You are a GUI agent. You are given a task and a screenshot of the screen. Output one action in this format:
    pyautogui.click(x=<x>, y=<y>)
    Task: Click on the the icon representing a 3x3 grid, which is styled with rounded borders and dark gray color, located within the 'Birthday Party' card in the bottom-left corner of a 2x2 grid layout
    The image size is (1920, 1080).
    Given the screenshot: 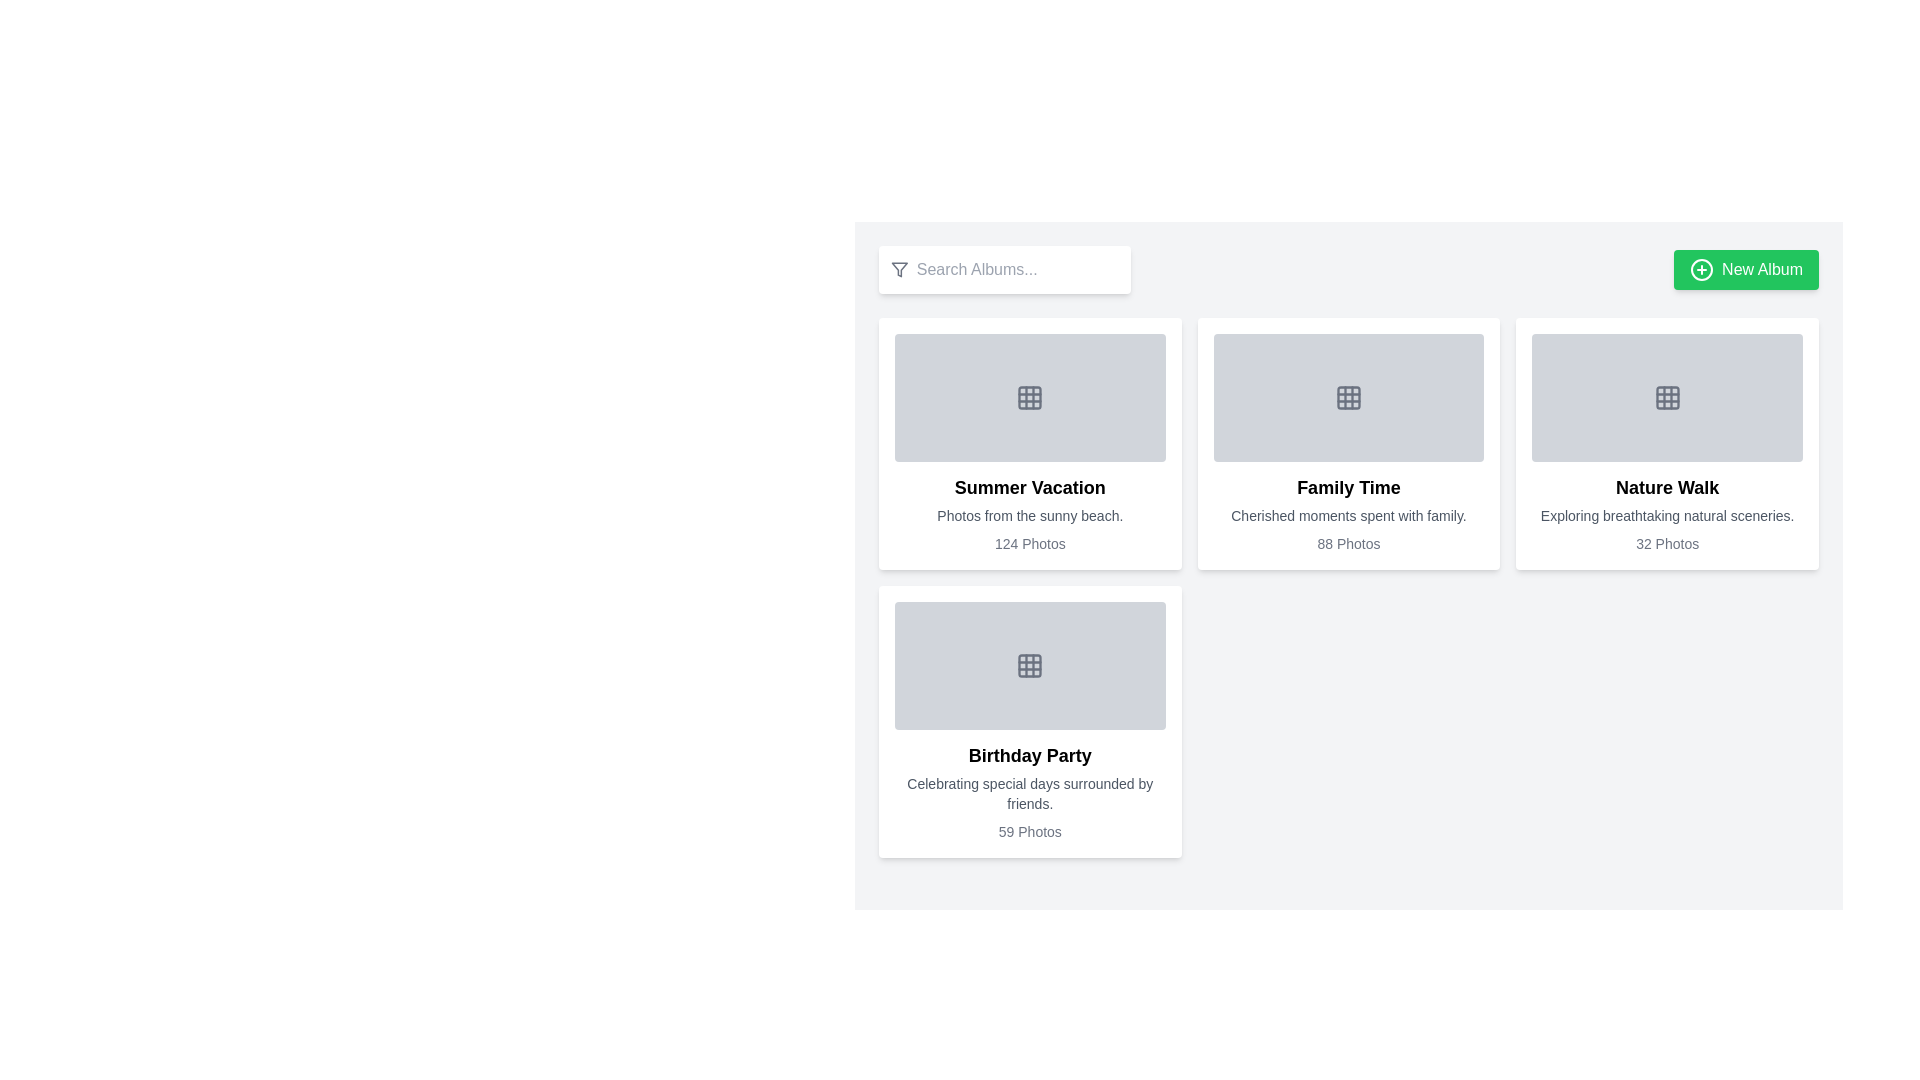 What is the action you would take?
    pyautogui.click(x=1030, y=666)
    